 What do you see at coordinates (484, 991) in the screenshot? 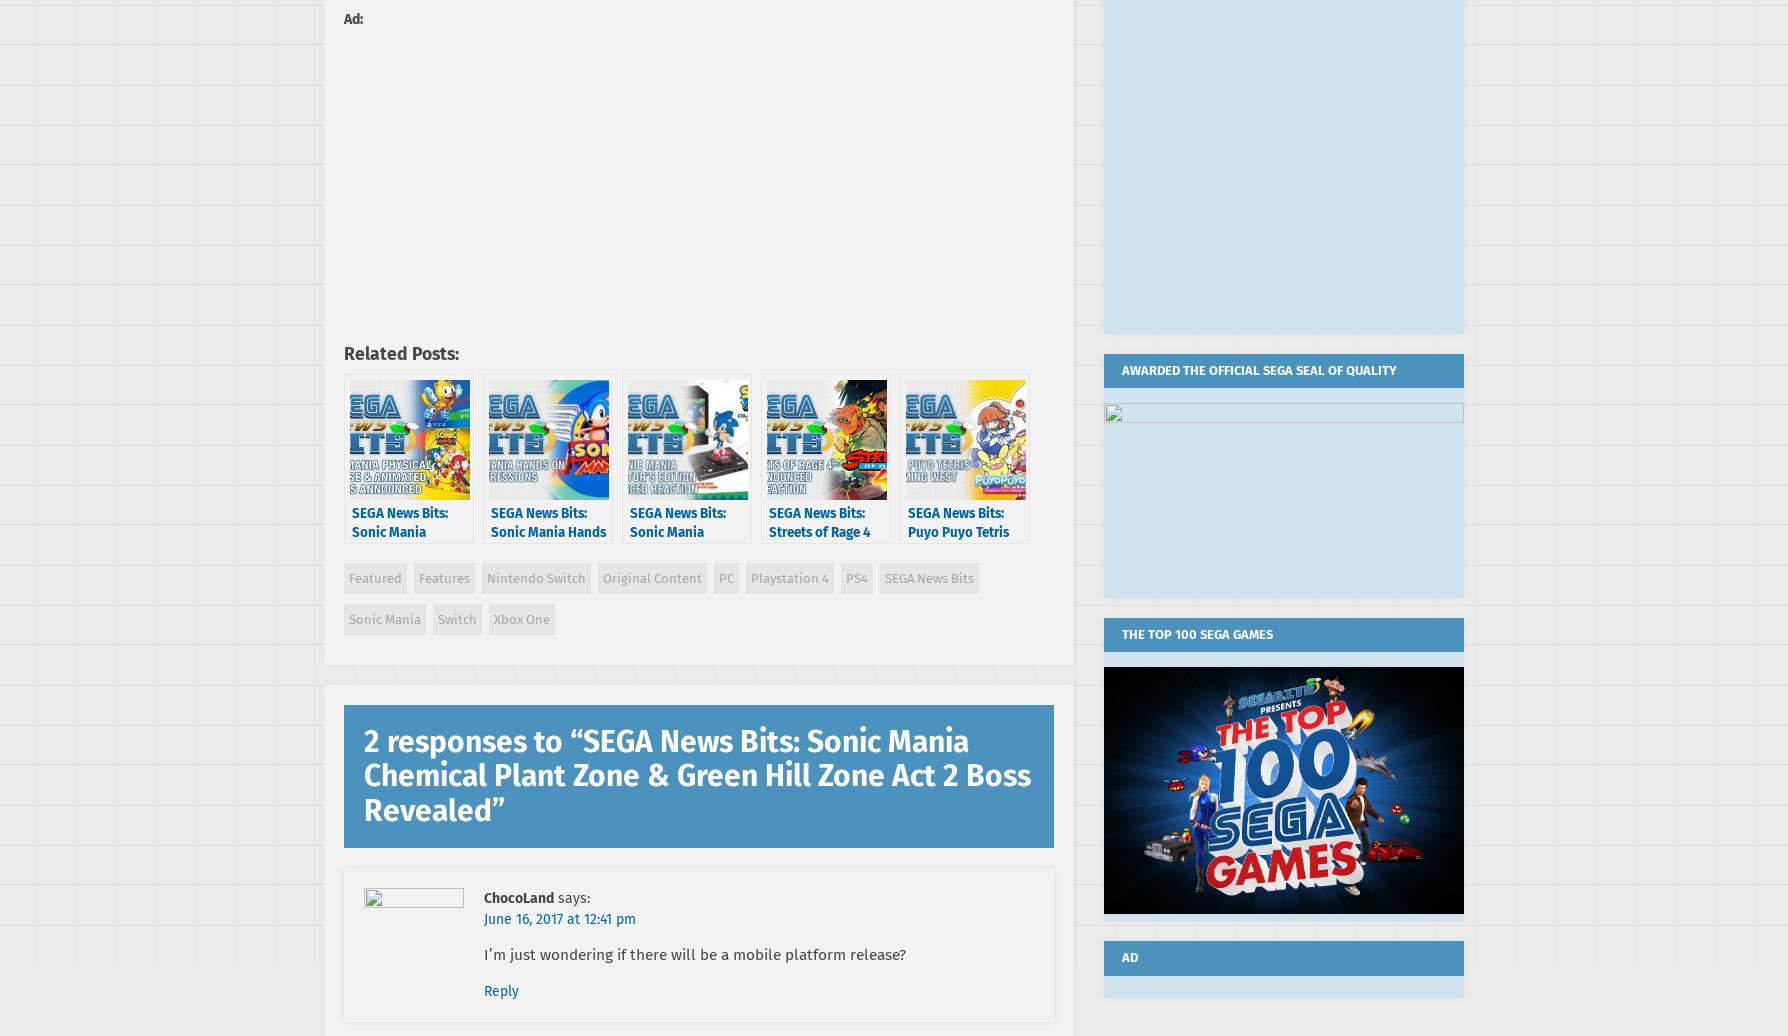
I see `'Reply'` at bounding box center [484, 991].